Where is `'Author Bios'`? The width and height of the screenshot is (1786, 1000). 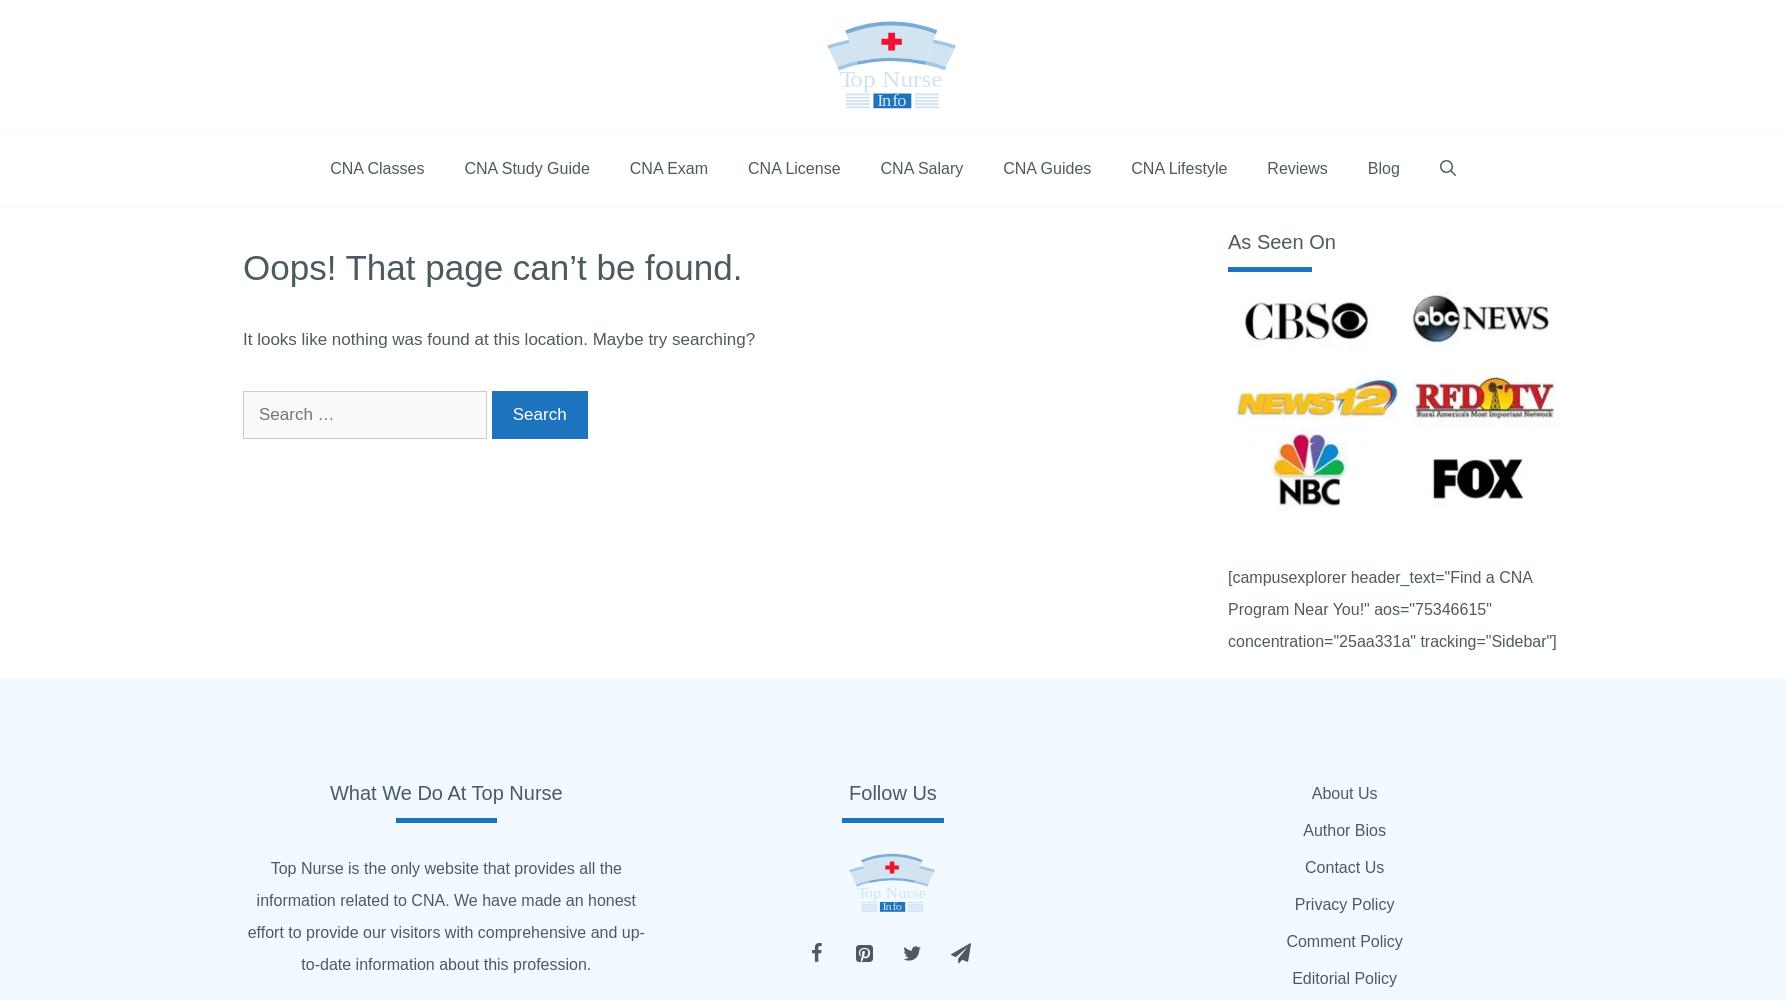 'Author Bios' is located at coordinates (1343, 829).